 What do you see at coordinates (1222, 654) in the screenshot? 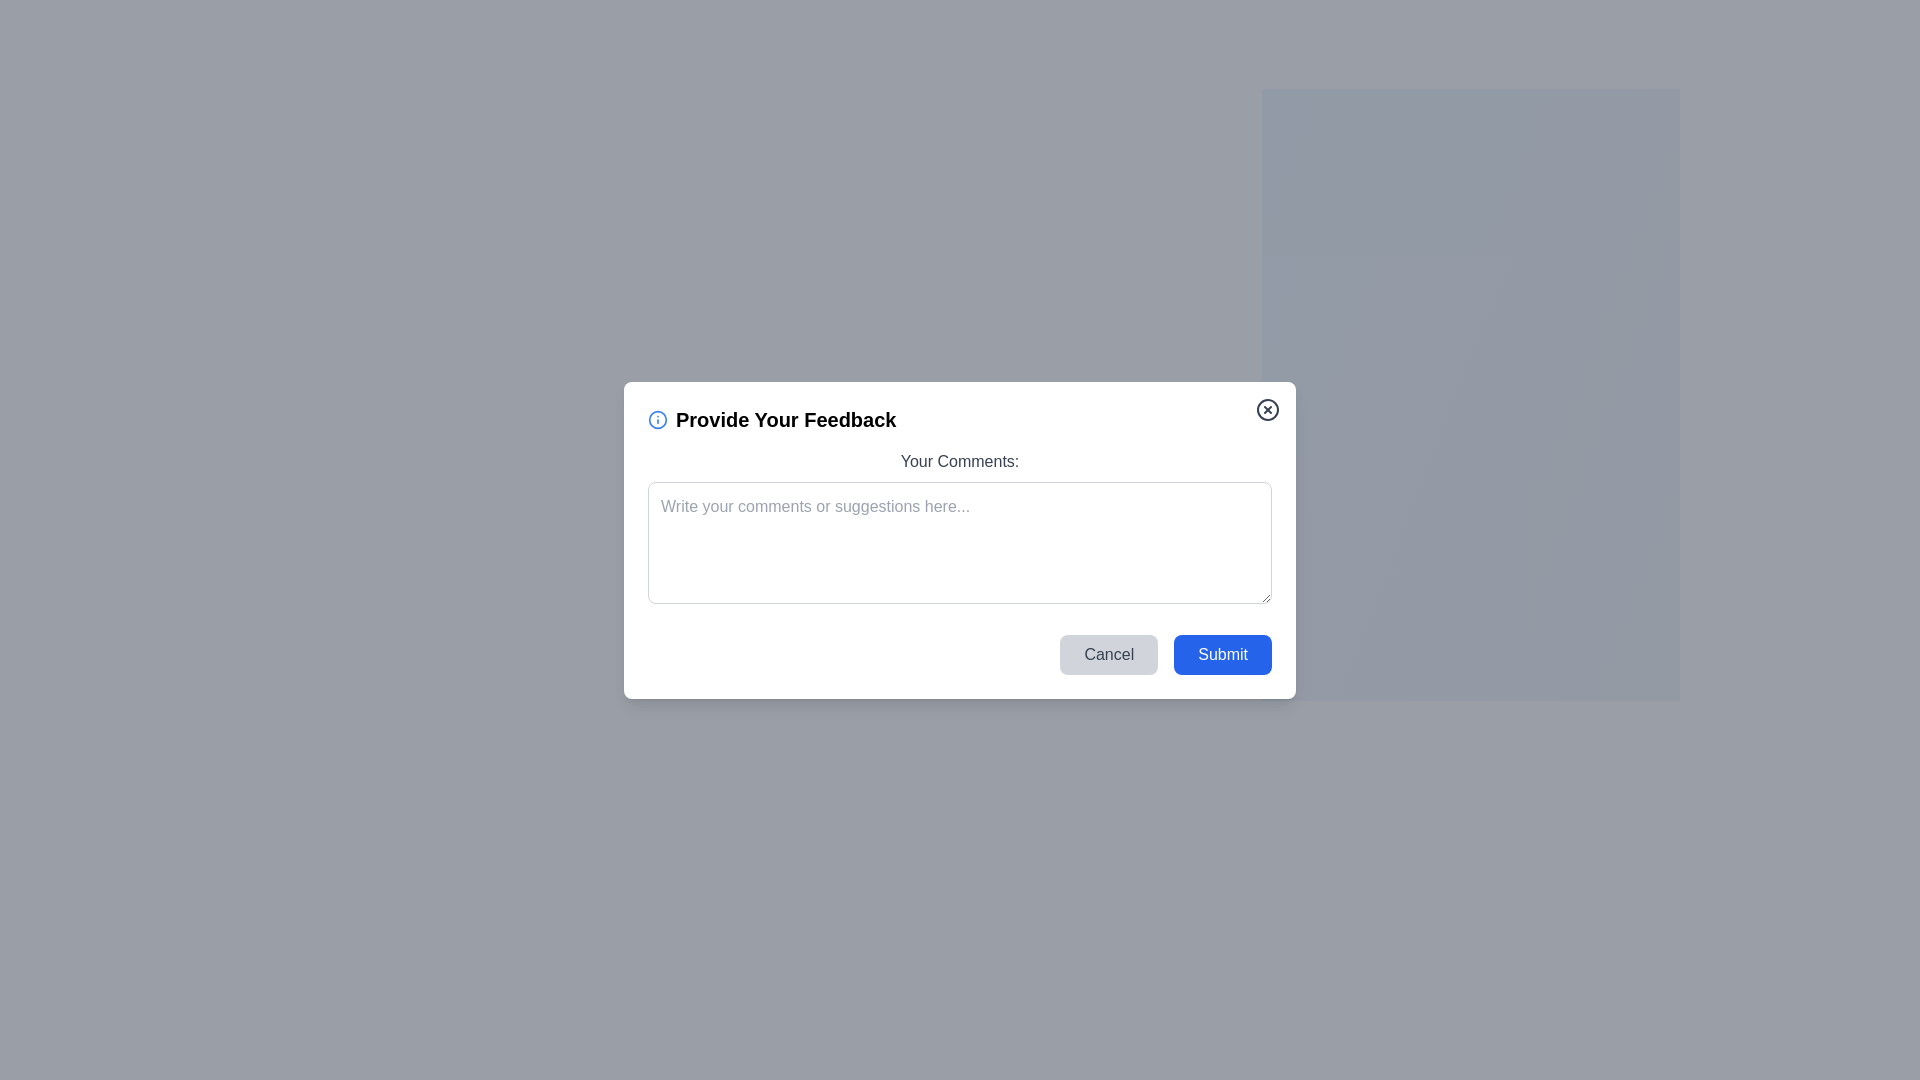
I see `the blue 'Submit' button with rounded corners located at the bottom-right corner of the feedback submission form` at bounding box center [1222, 654].